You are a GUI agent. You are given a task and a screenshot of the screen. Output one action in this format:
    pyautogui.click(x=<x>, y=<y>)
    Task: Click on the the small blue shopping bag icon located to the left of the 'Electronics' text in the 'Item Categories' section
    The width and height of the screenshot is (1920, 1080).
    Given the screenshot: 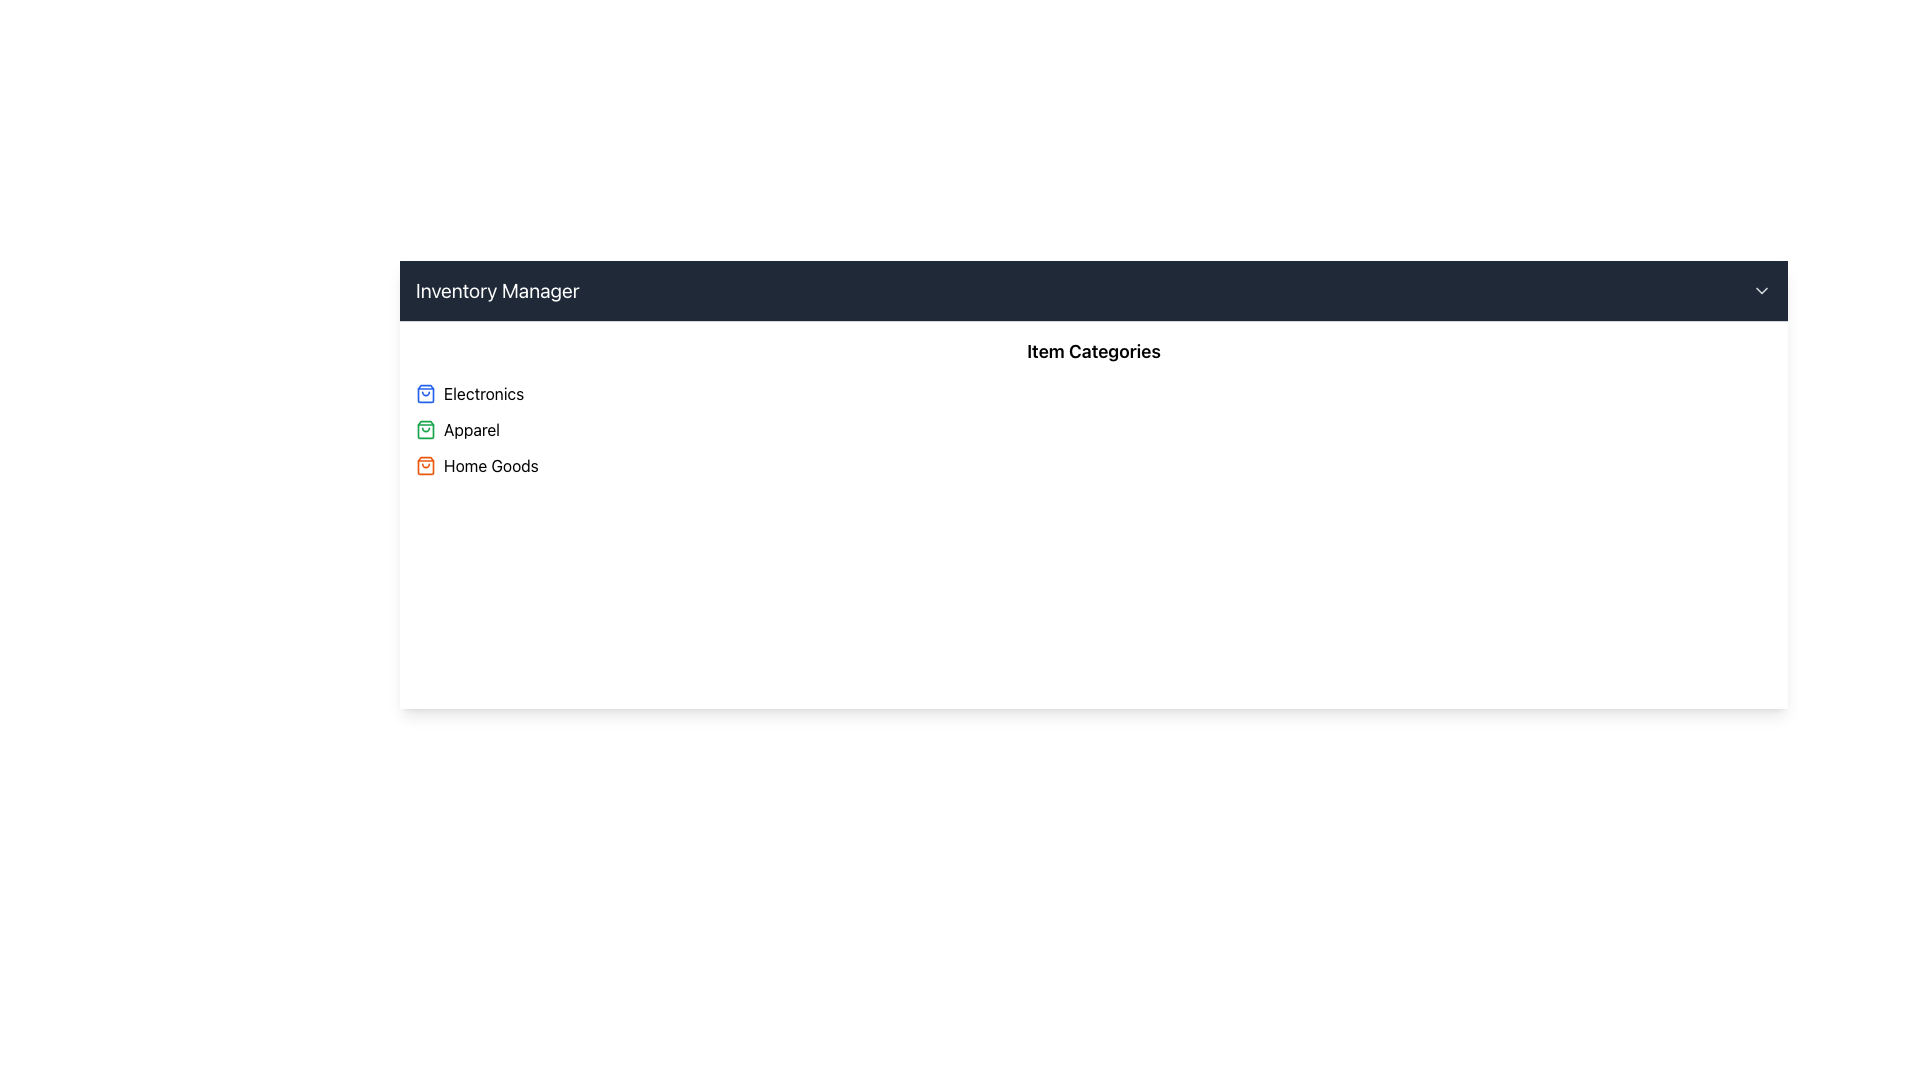 What is the action you would take?
    pyautogui.click(x=425, y=393)
    